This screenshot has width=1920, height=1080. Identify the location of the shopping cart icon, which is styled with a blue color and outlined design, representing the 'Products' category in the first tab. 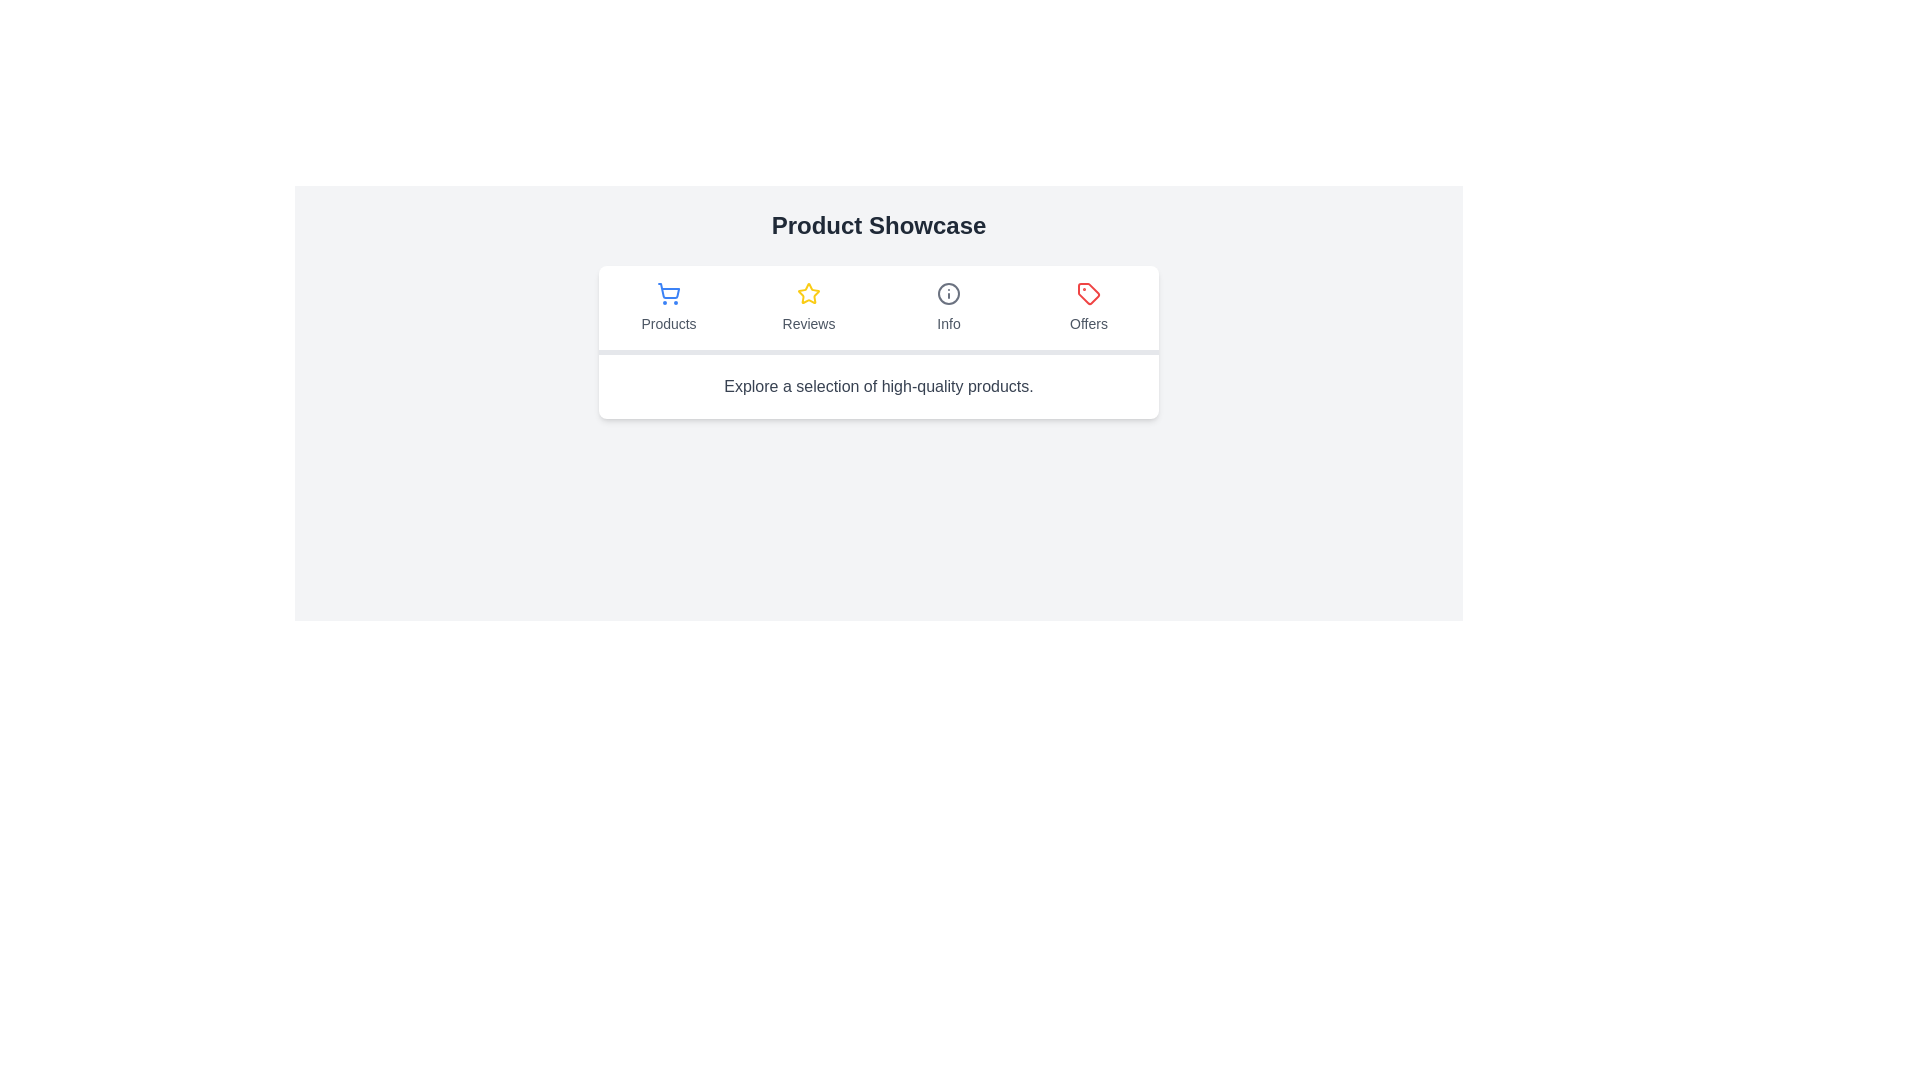
(668, 293).